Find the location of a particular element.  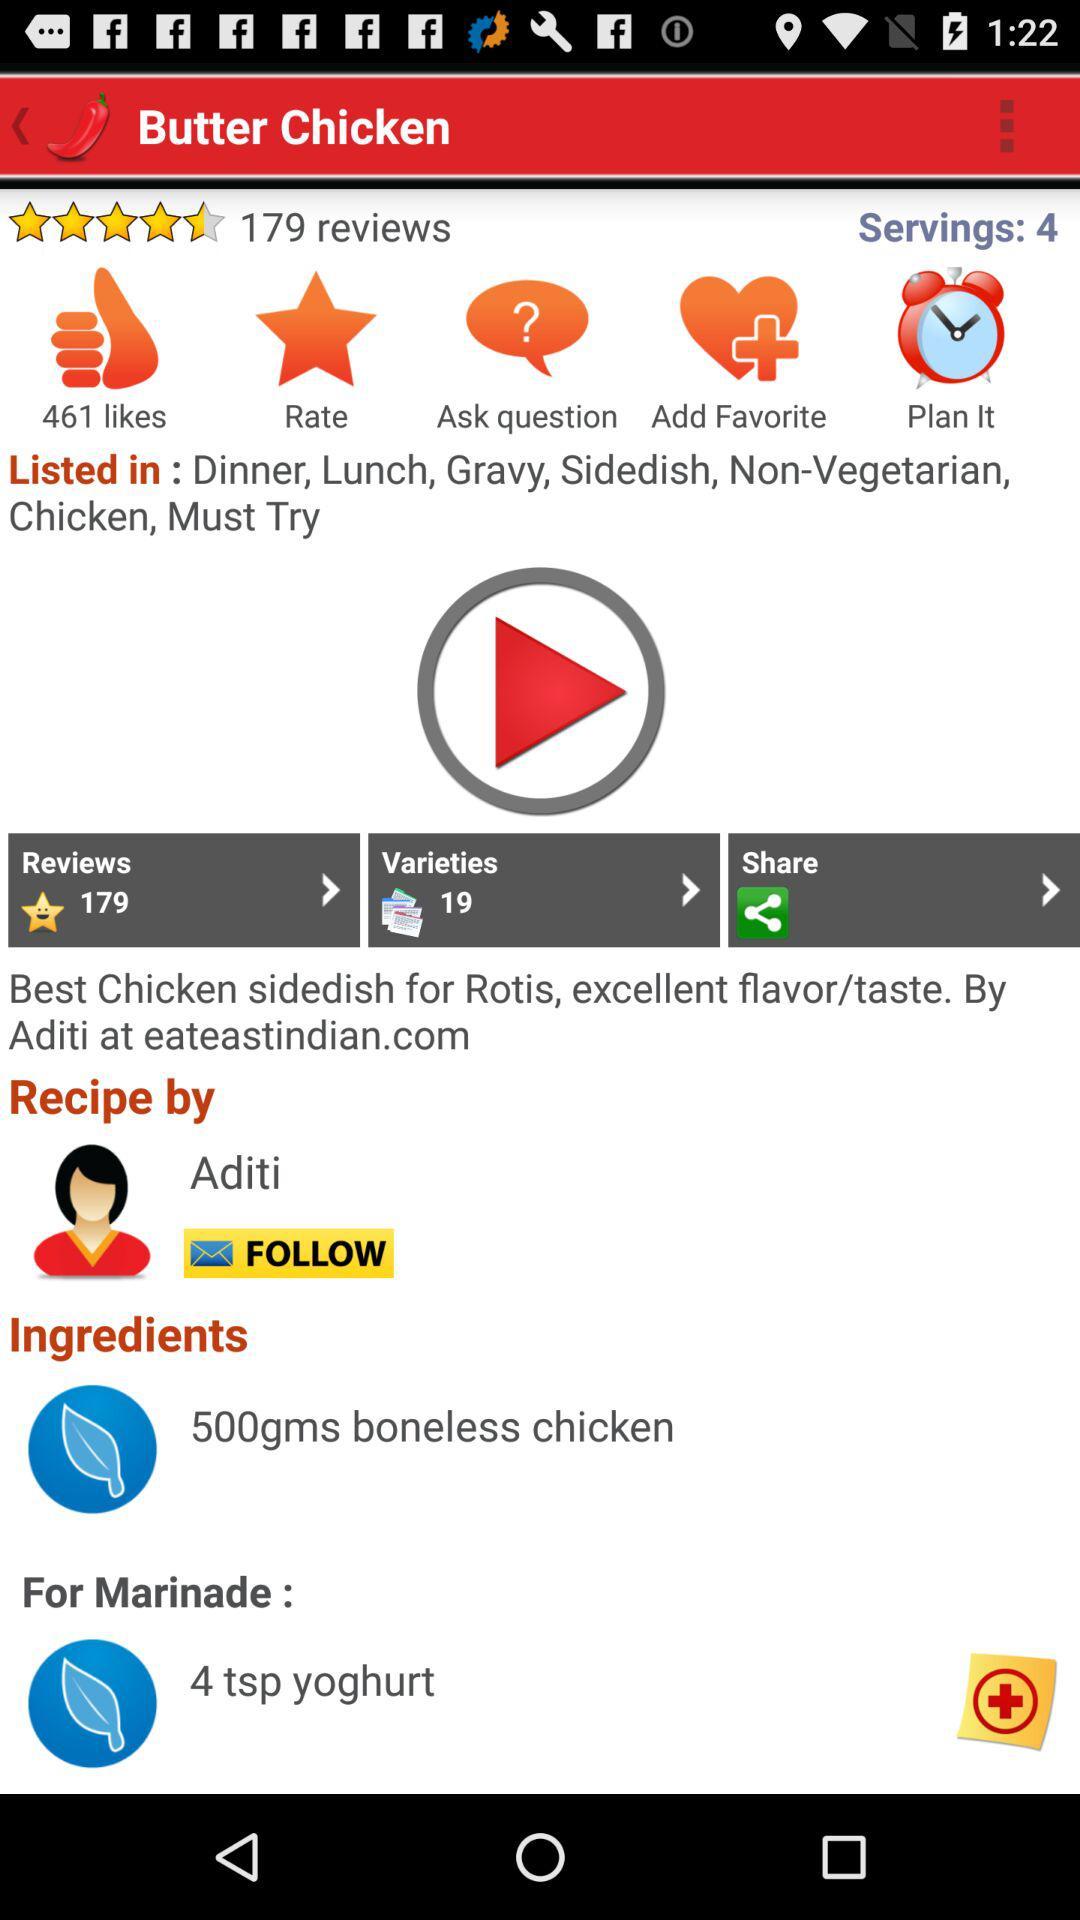

the add icon is located at coordinates (1005, 1820).